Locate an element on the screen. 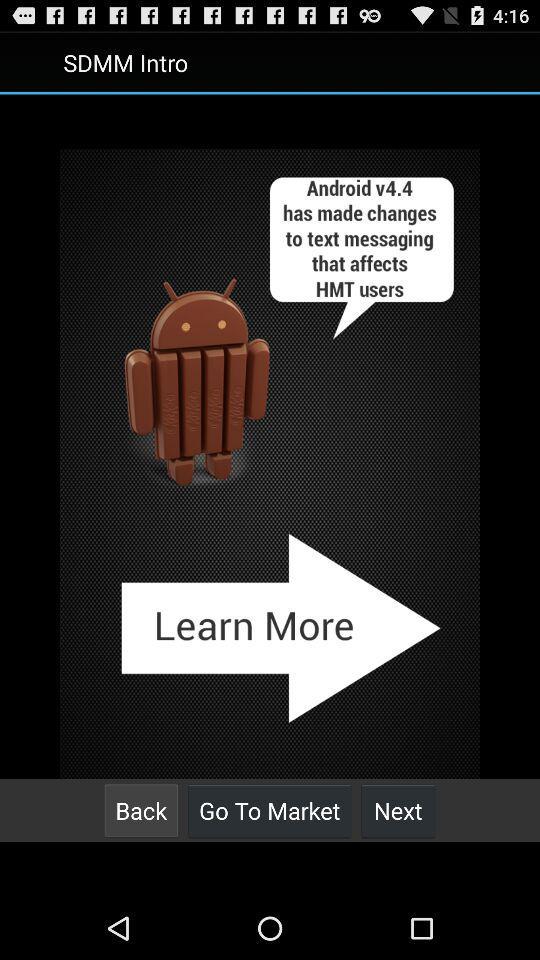 This screenshot has height=960, width=540. button next to go to market icon is located at coordinates (140, 810).